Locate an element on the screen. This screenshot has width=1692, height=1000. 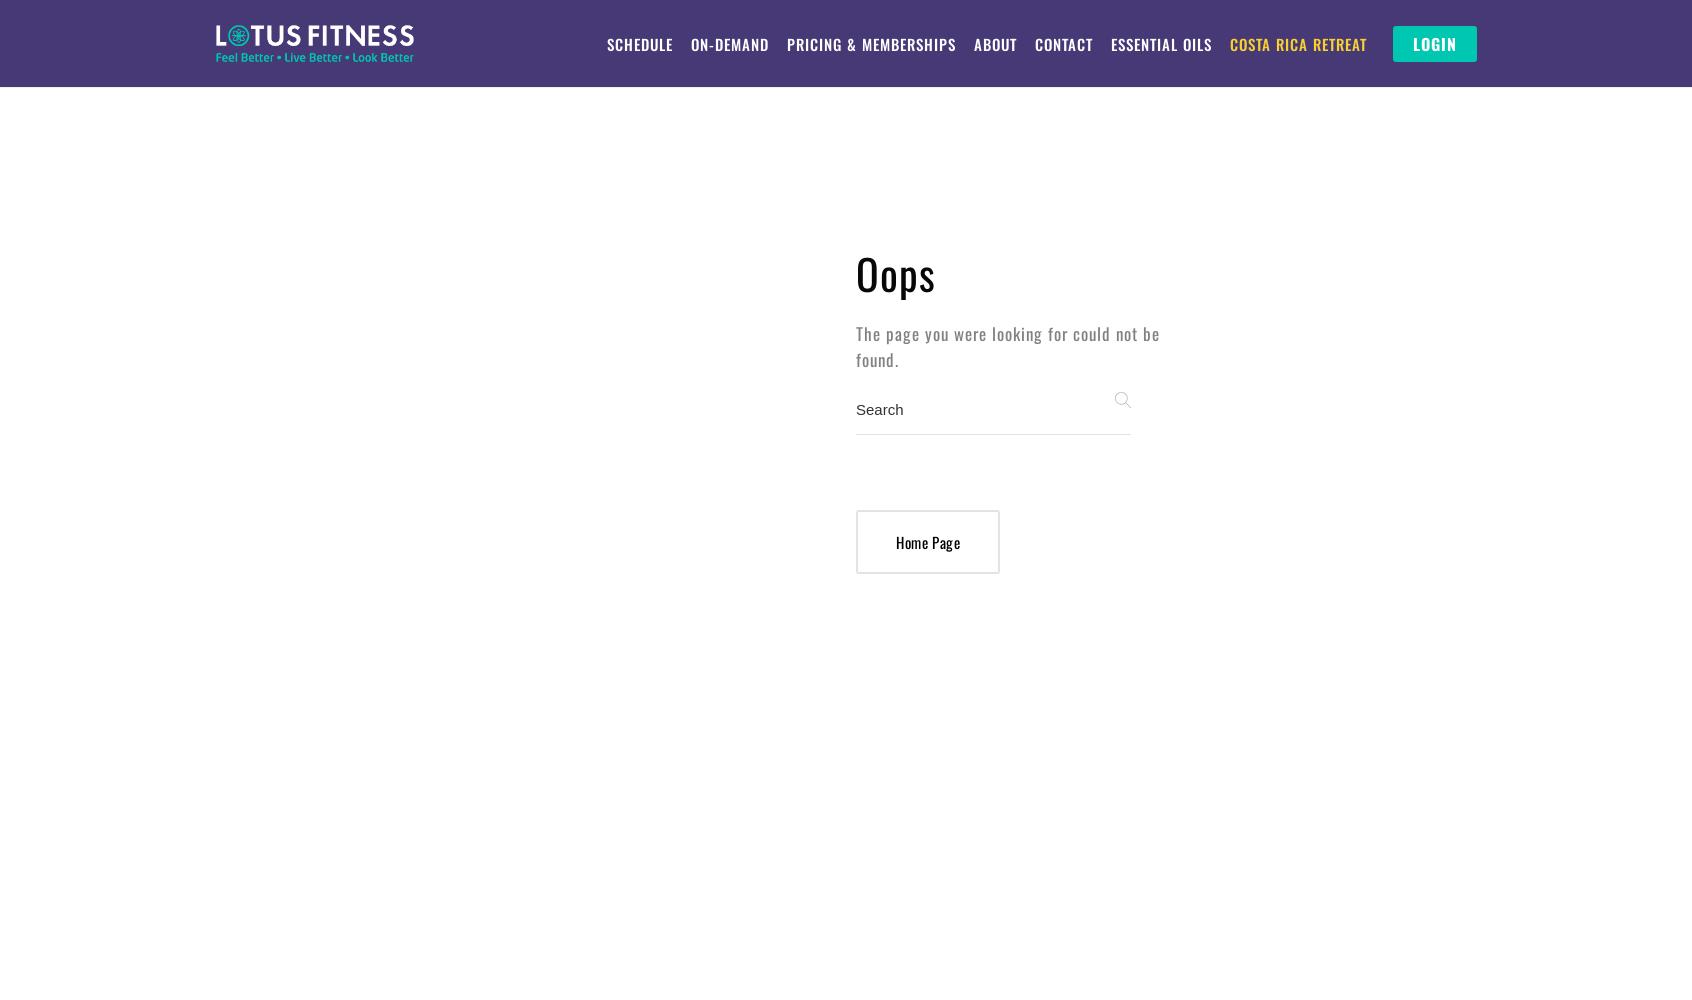
'Oops' is located at coordinates (895, 273).